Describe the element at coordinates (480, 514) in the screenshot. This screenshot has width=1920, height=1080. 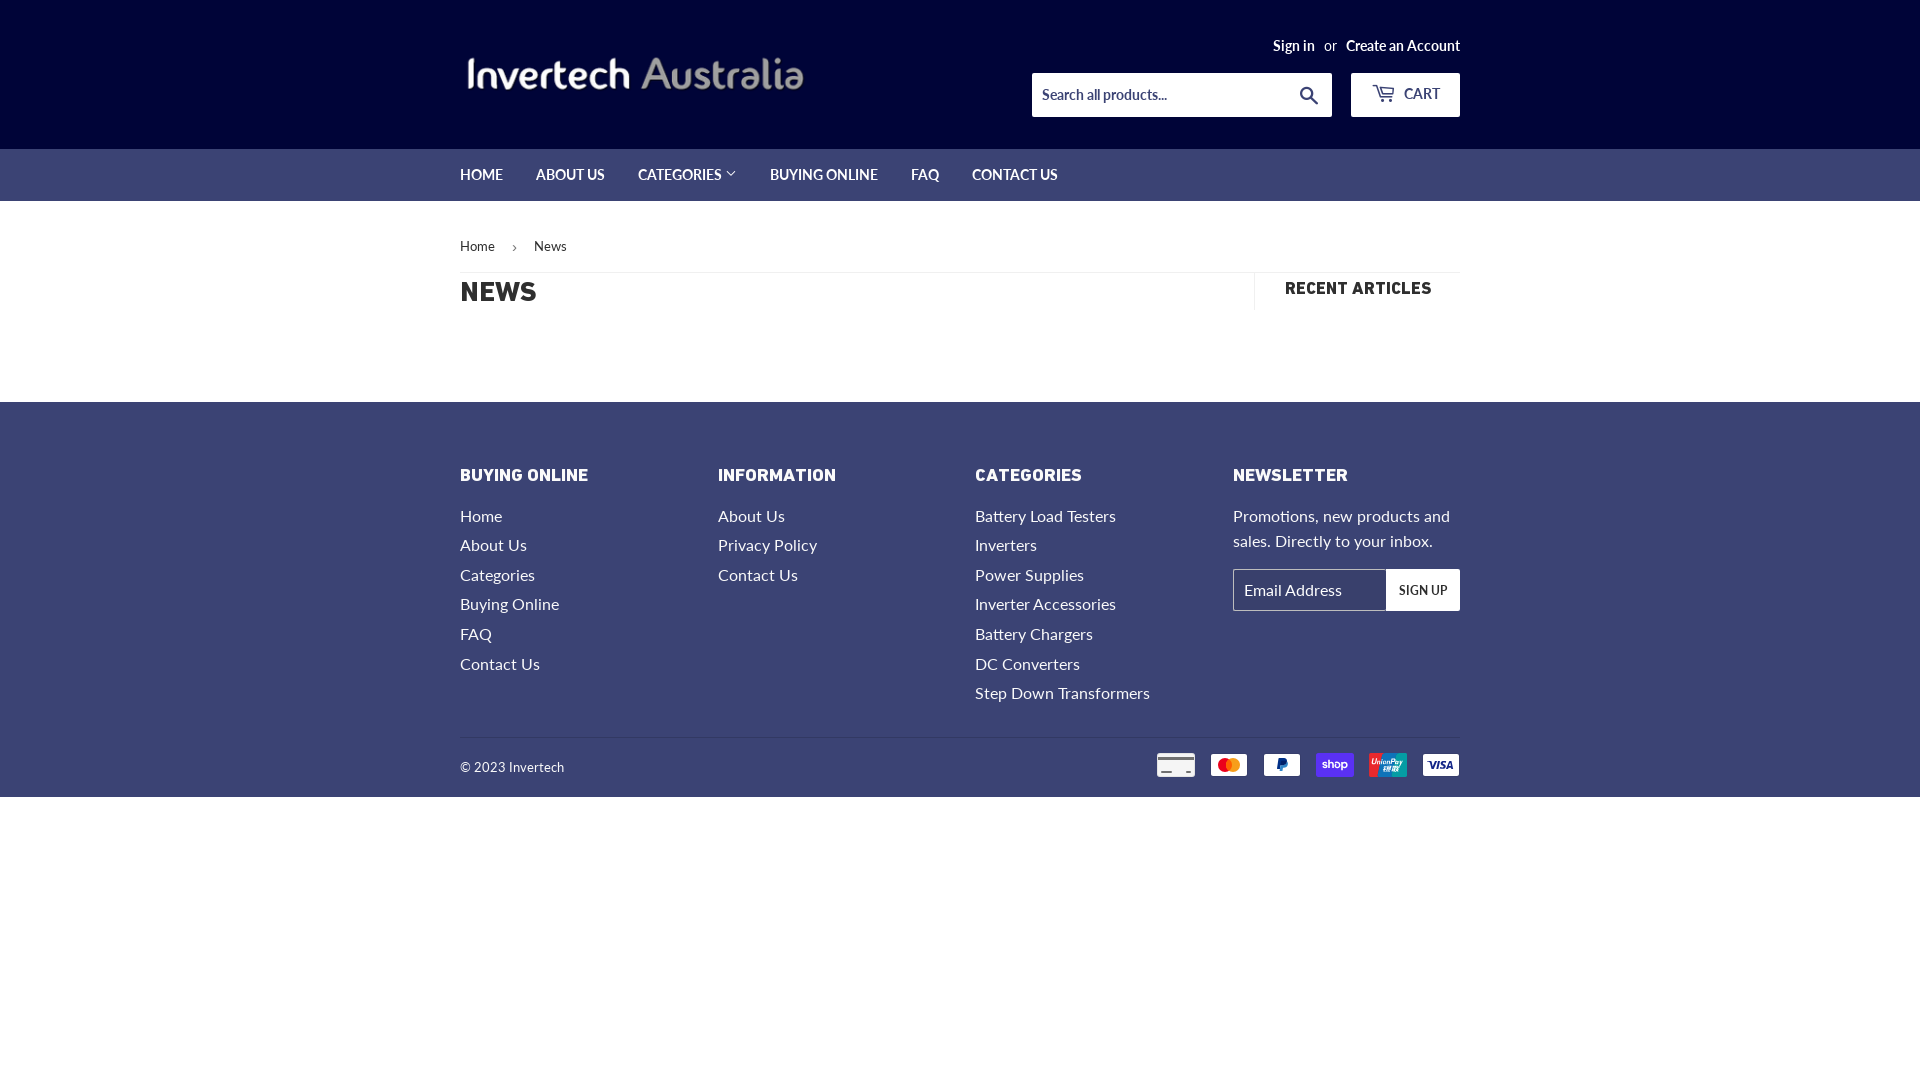
I see `'Home'` at that location.